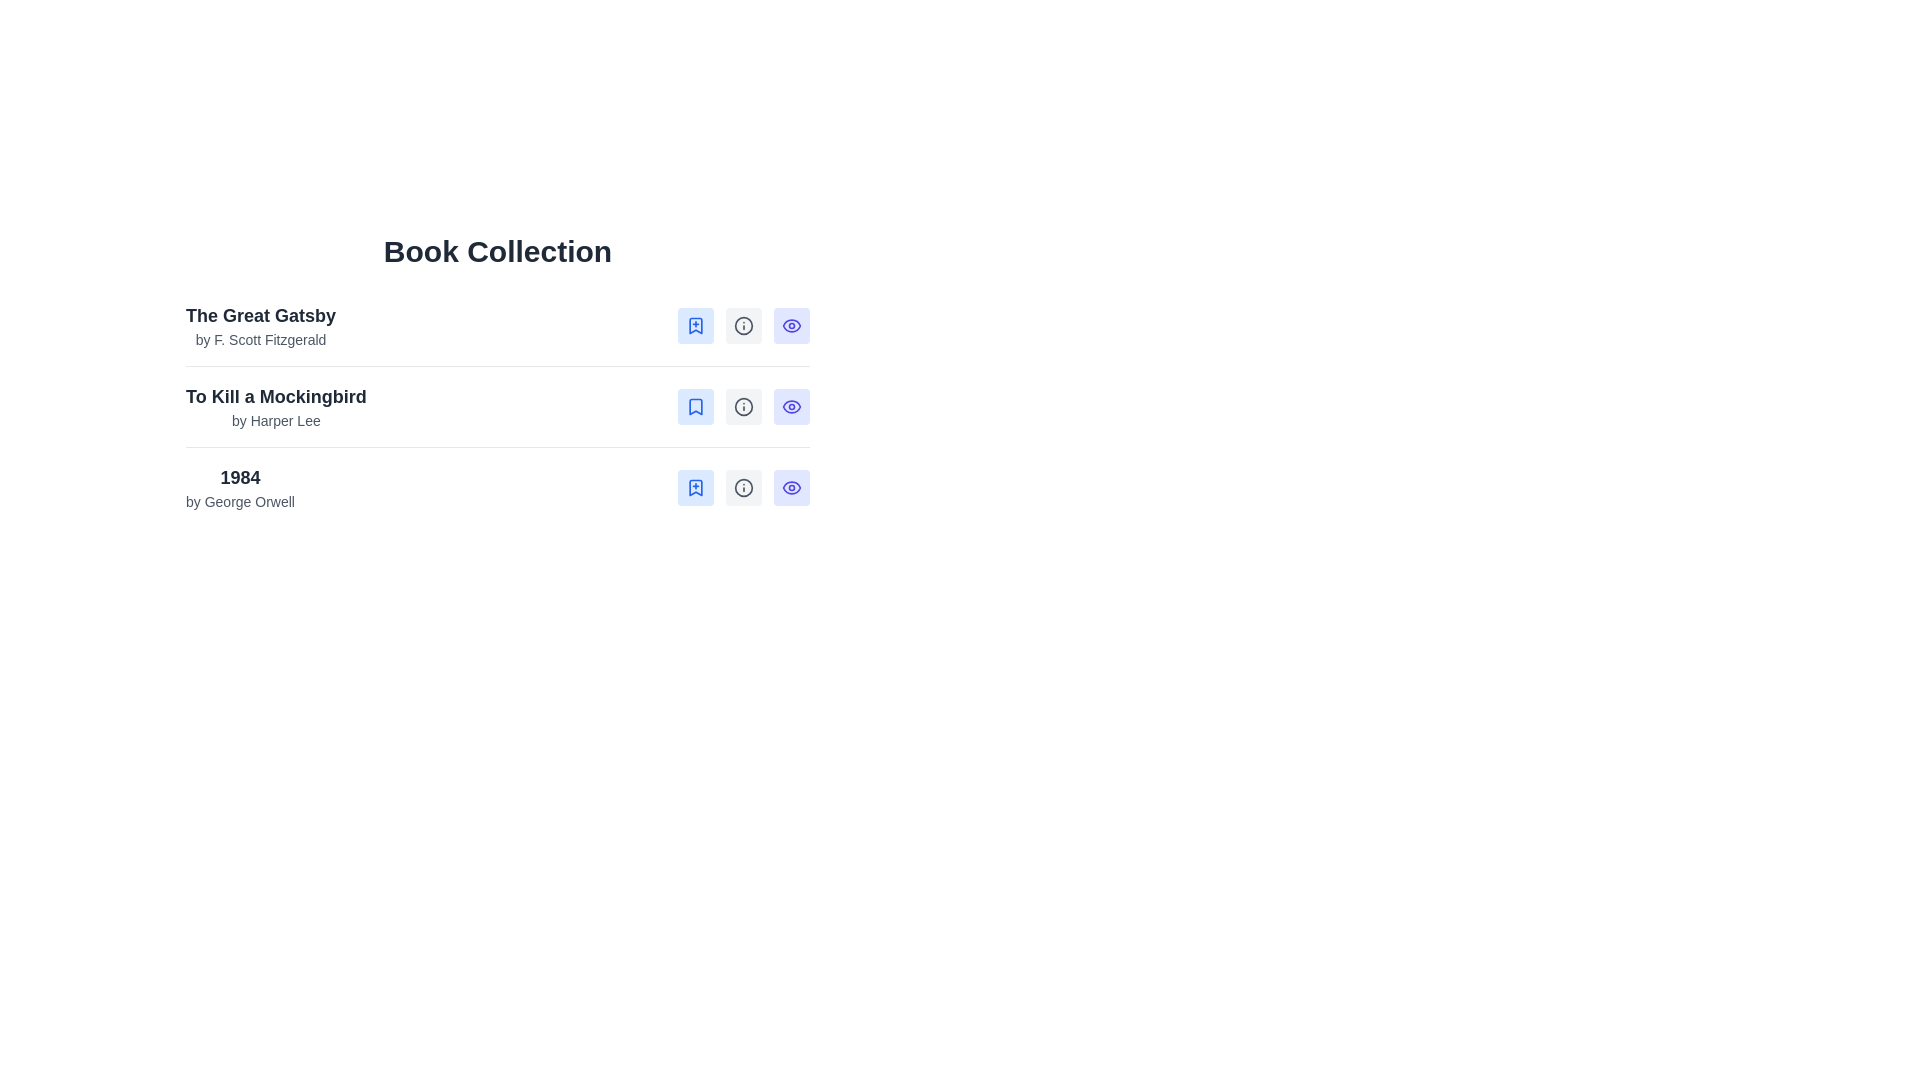 The width and height of the screenshot is (1920, 1080). Describe the element at coordinates (696, 325) in the screenshot. I see `the bookmark button with a light blue background located to the right of 'The Great Gatsby' in the 'Book Collection' list to bookmark the corresponding item` at that location.